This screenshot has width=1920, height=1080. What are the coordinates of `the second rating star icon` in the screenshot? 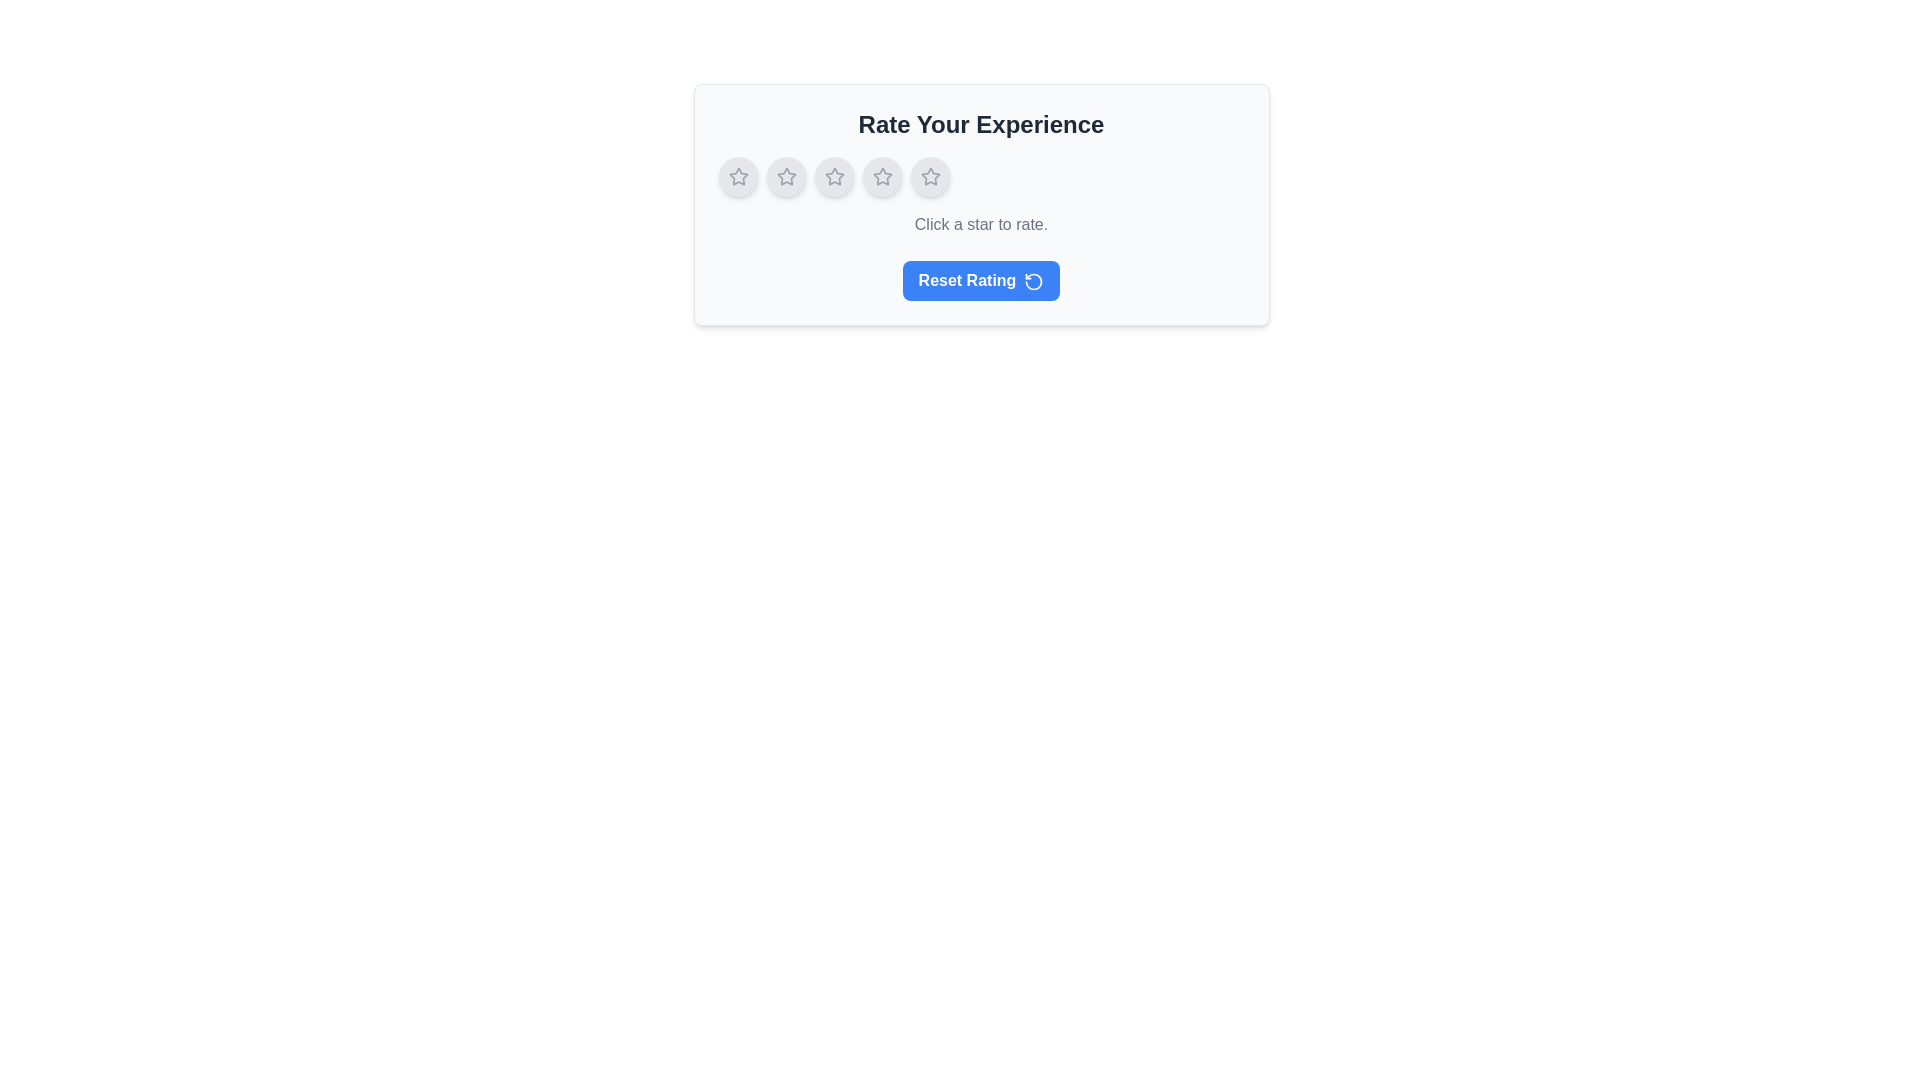 It's located at (834, 175).